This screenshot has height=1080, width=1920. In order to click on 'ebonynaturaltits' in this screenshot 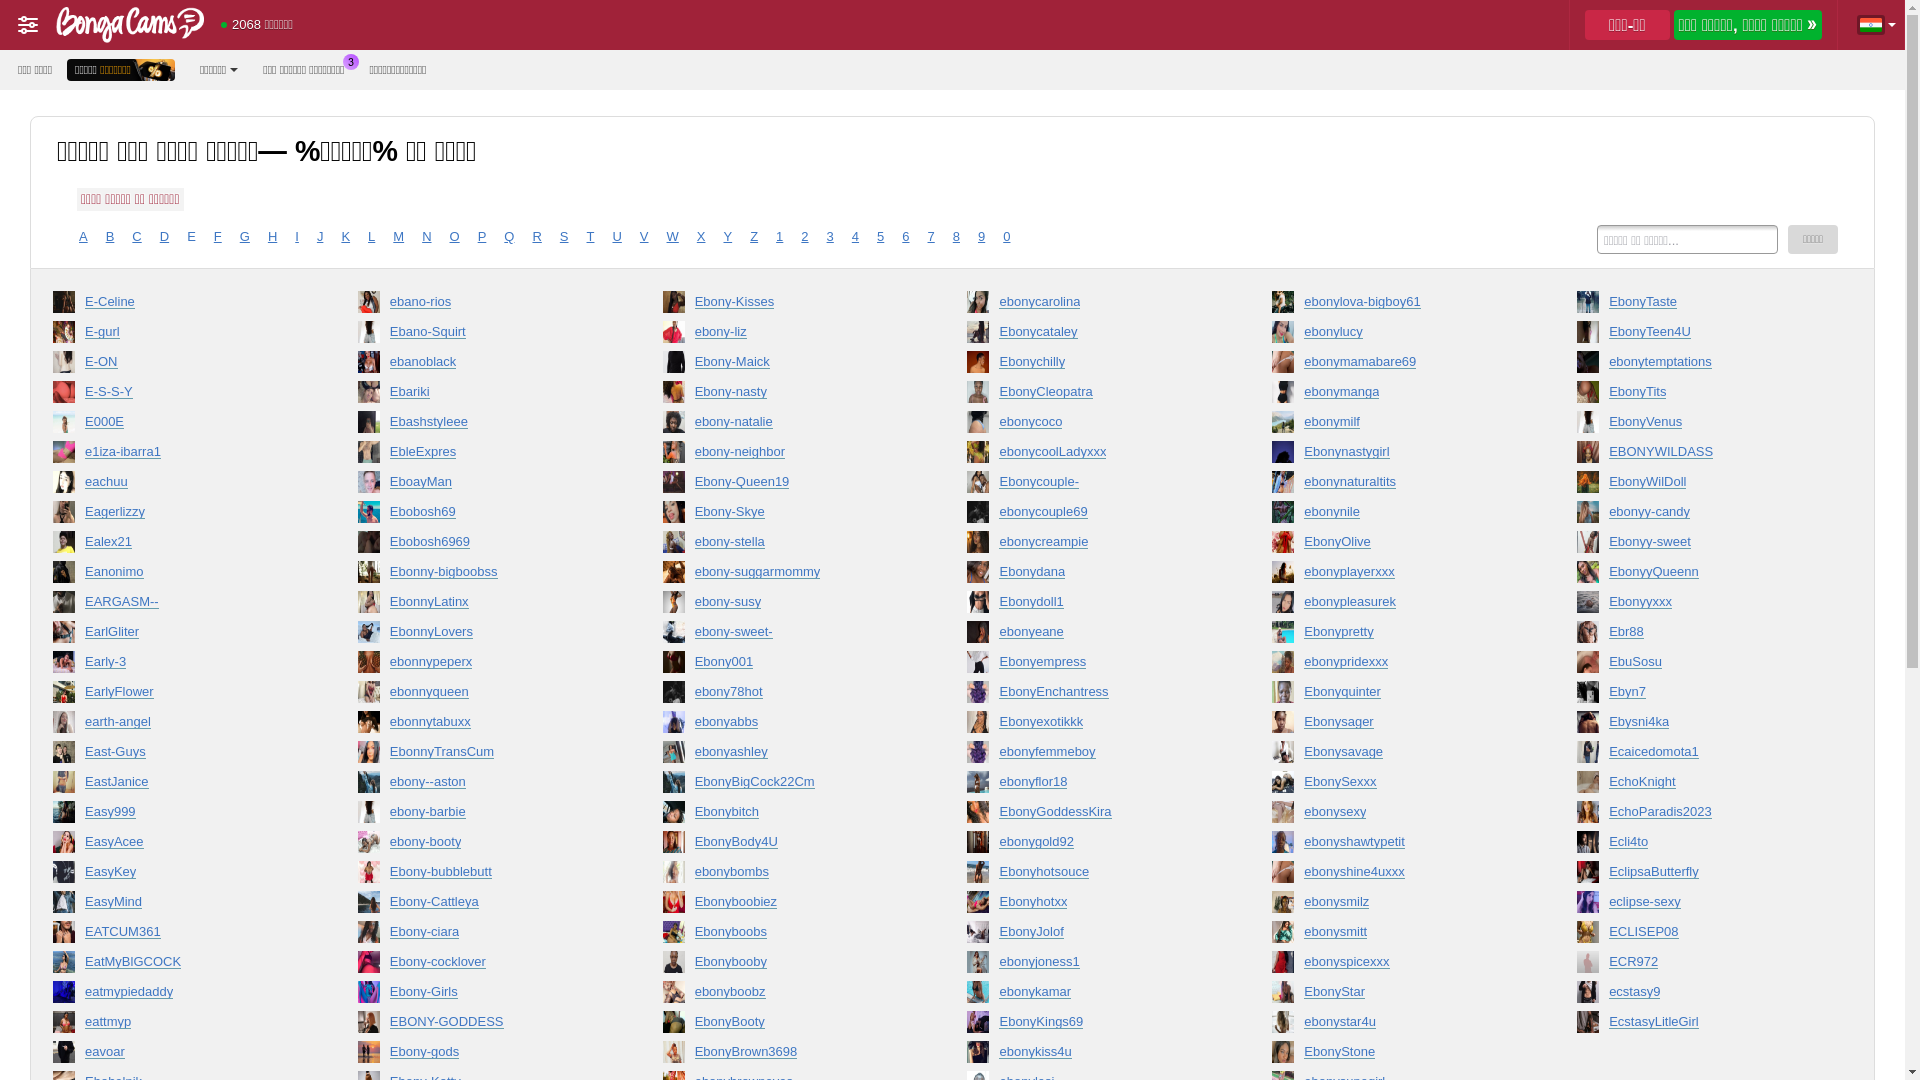, I will do `click(1271, 486)`.